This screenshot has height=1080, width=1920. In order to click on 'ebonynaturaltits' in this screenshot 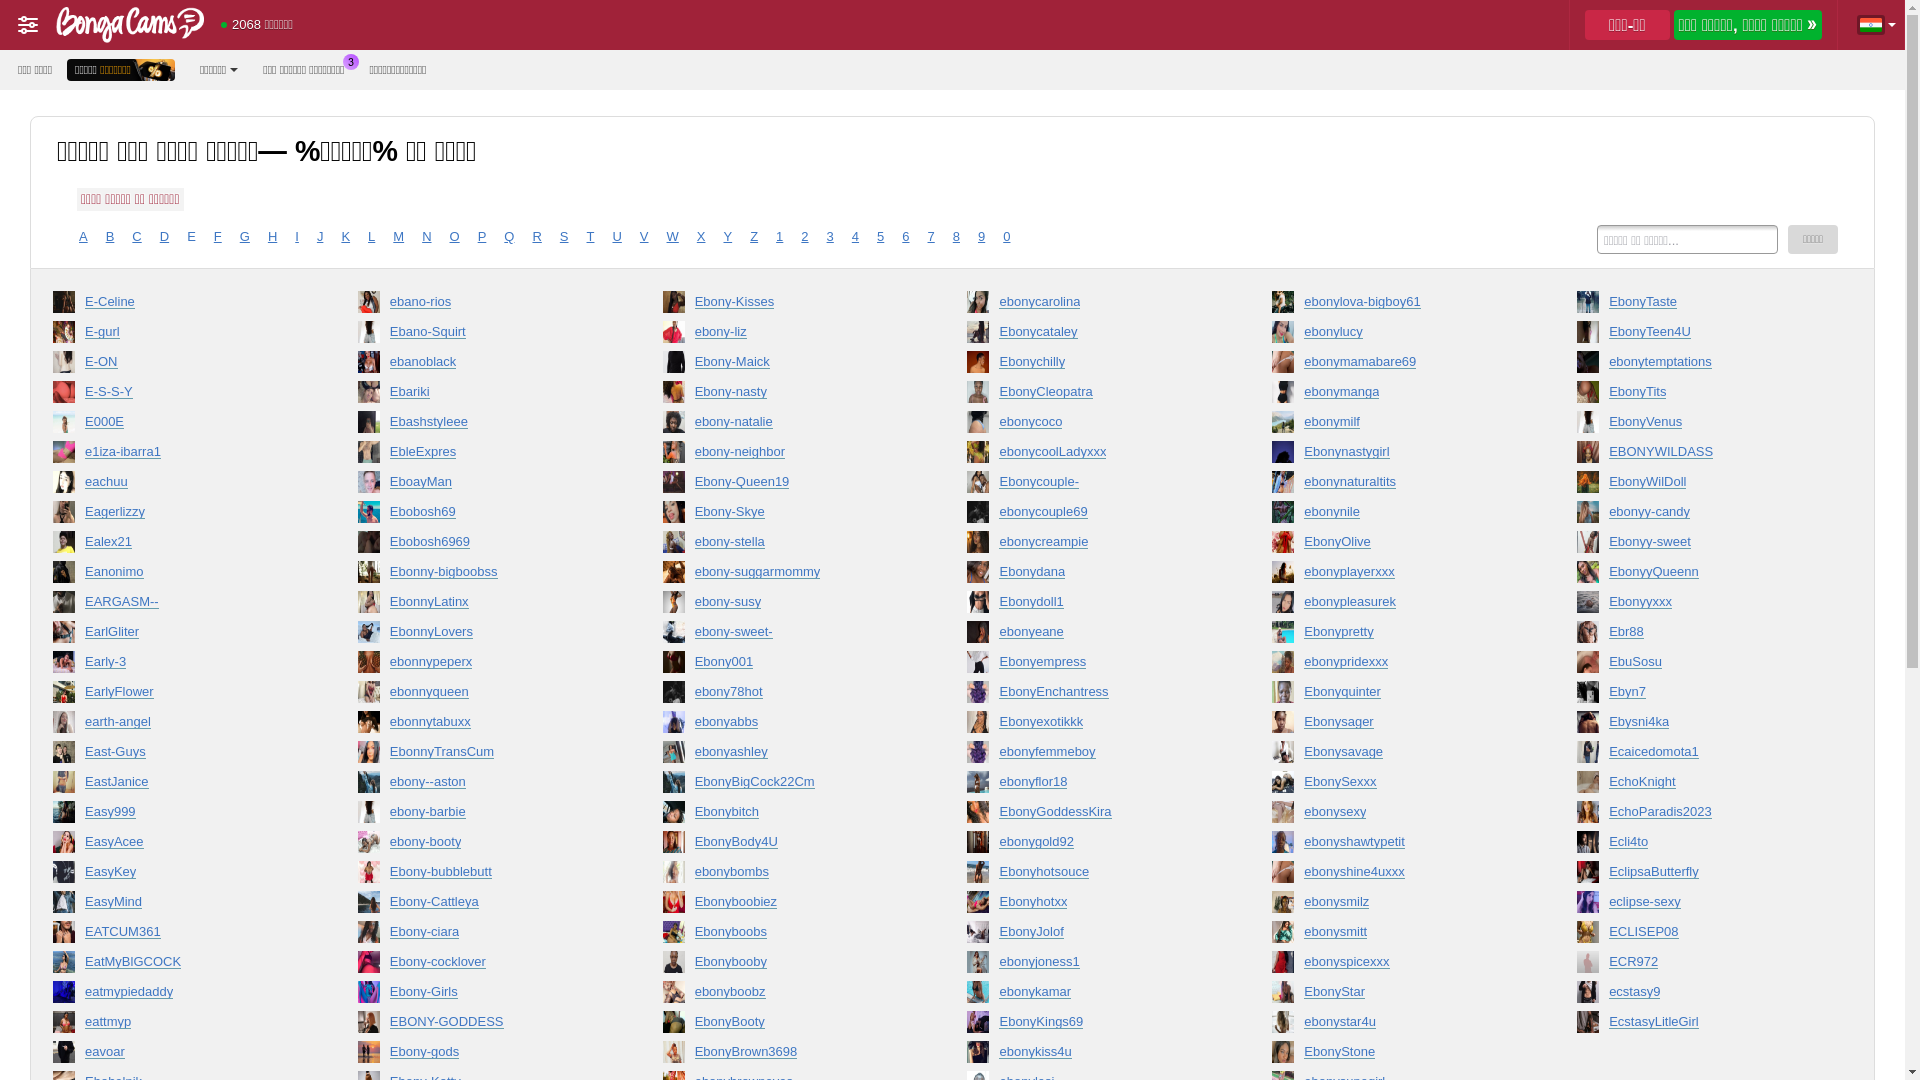, I will do `click(1271, 486)`.